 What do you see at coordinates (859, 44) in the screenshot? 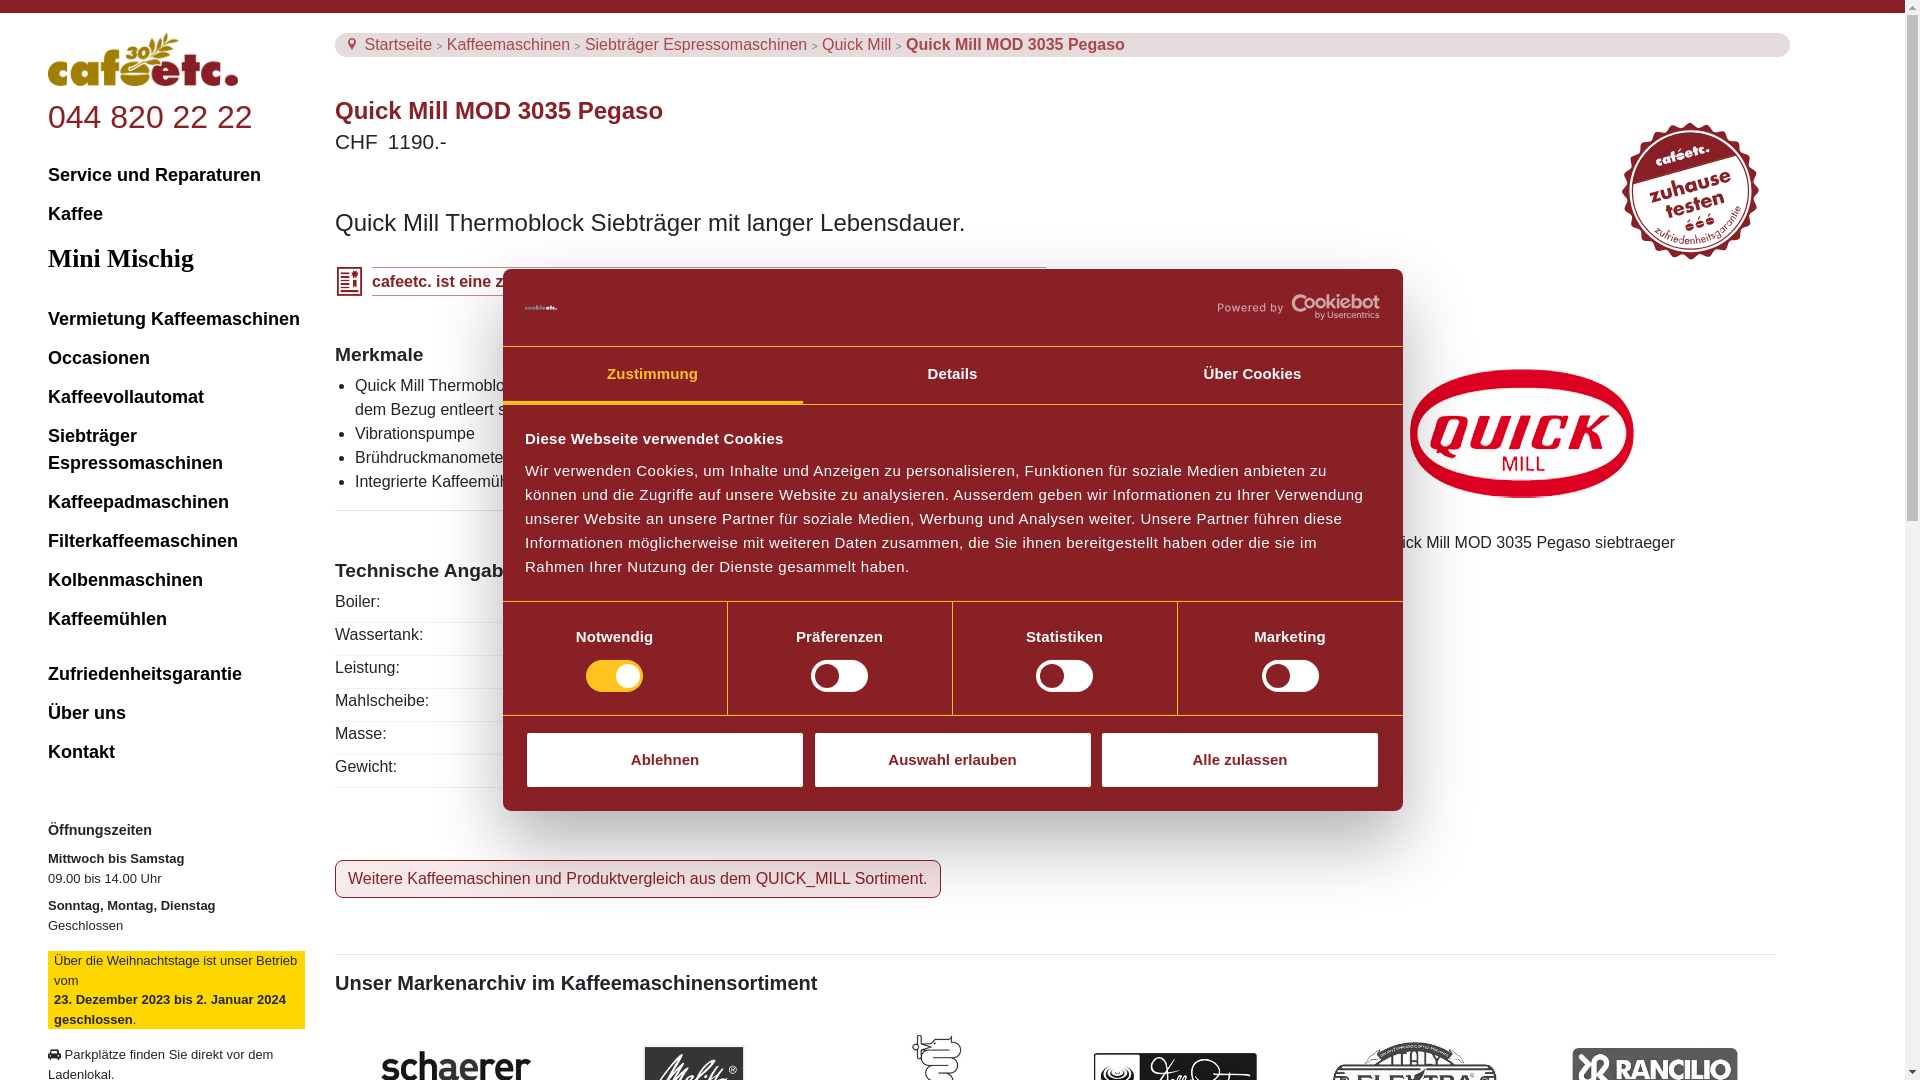
I see `'Quick Mill'` at bounding box center [859, 44].